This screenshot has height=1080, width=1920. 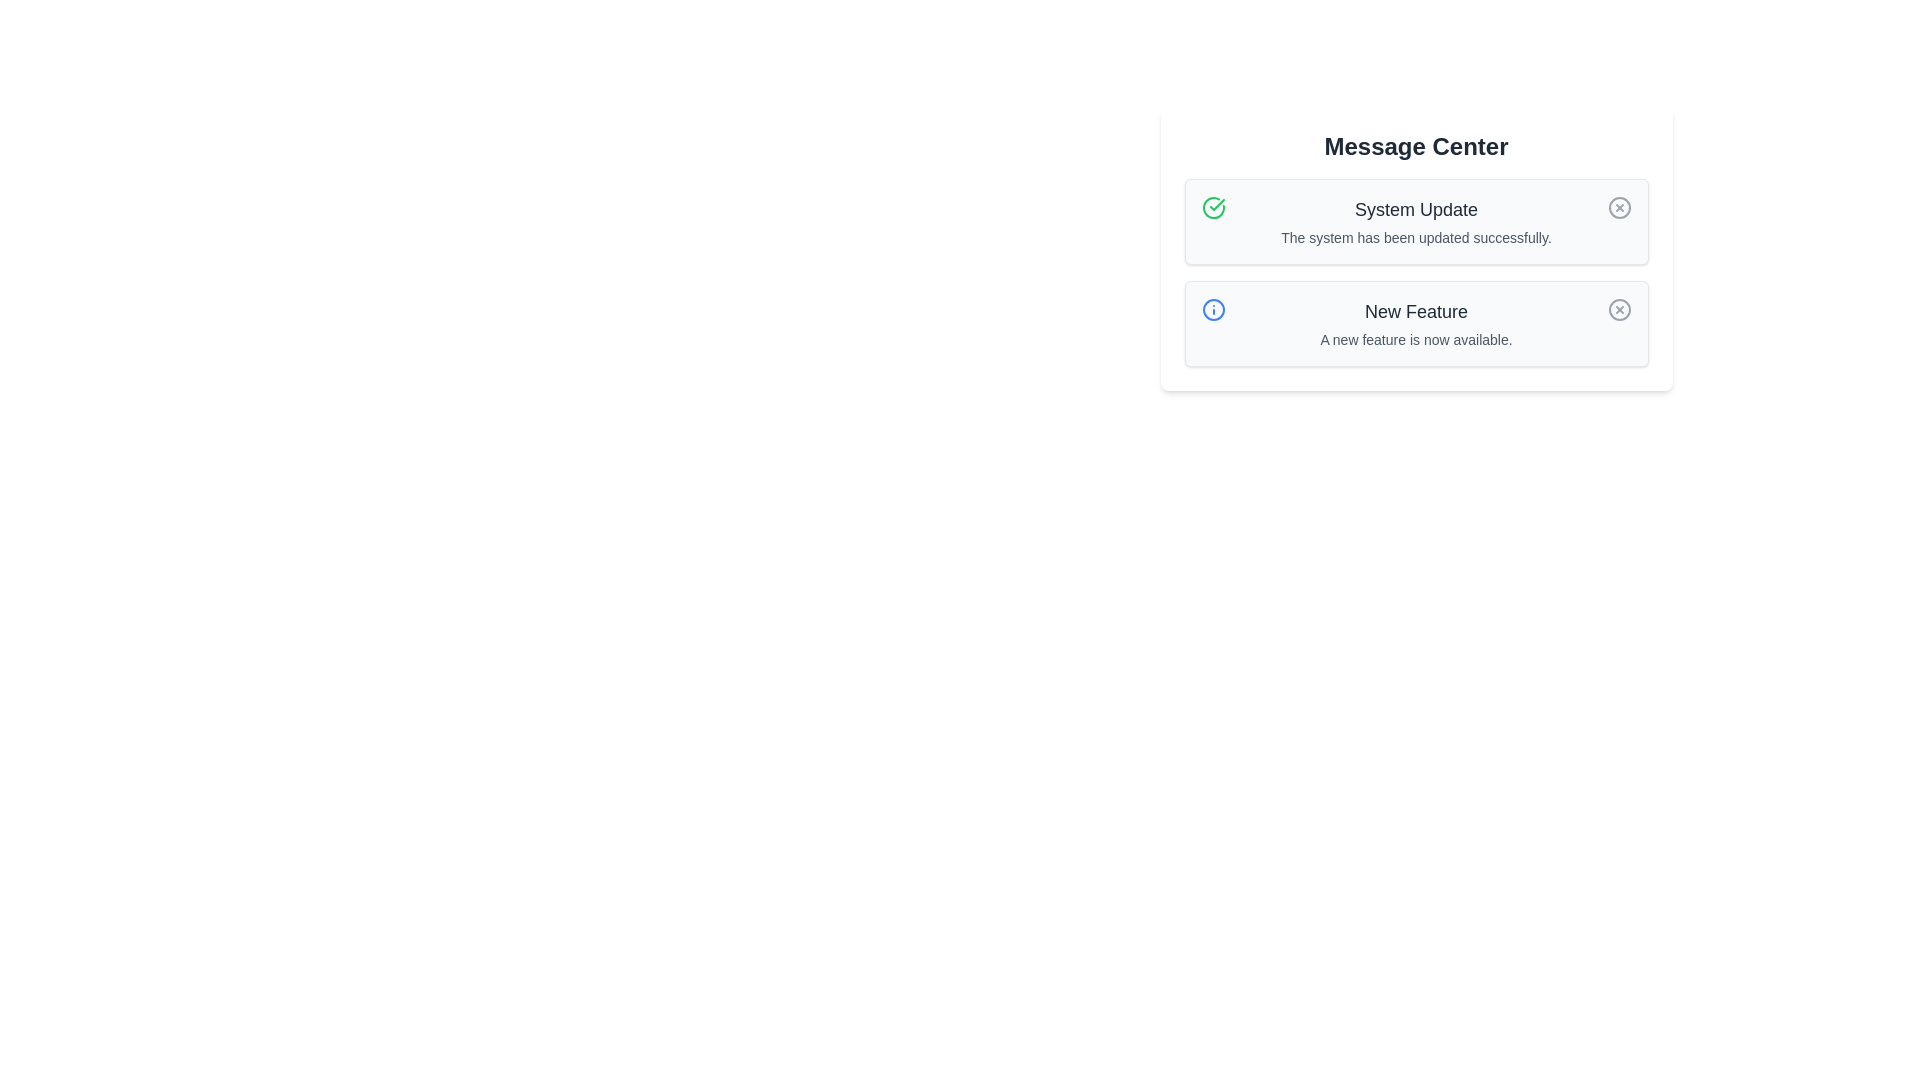 I want to click on the Circle graphical element located in the upper notification row of the 'Message Center' panel, which is aligned to the right of the 'System Update' text, so click(x=1619, y=208).